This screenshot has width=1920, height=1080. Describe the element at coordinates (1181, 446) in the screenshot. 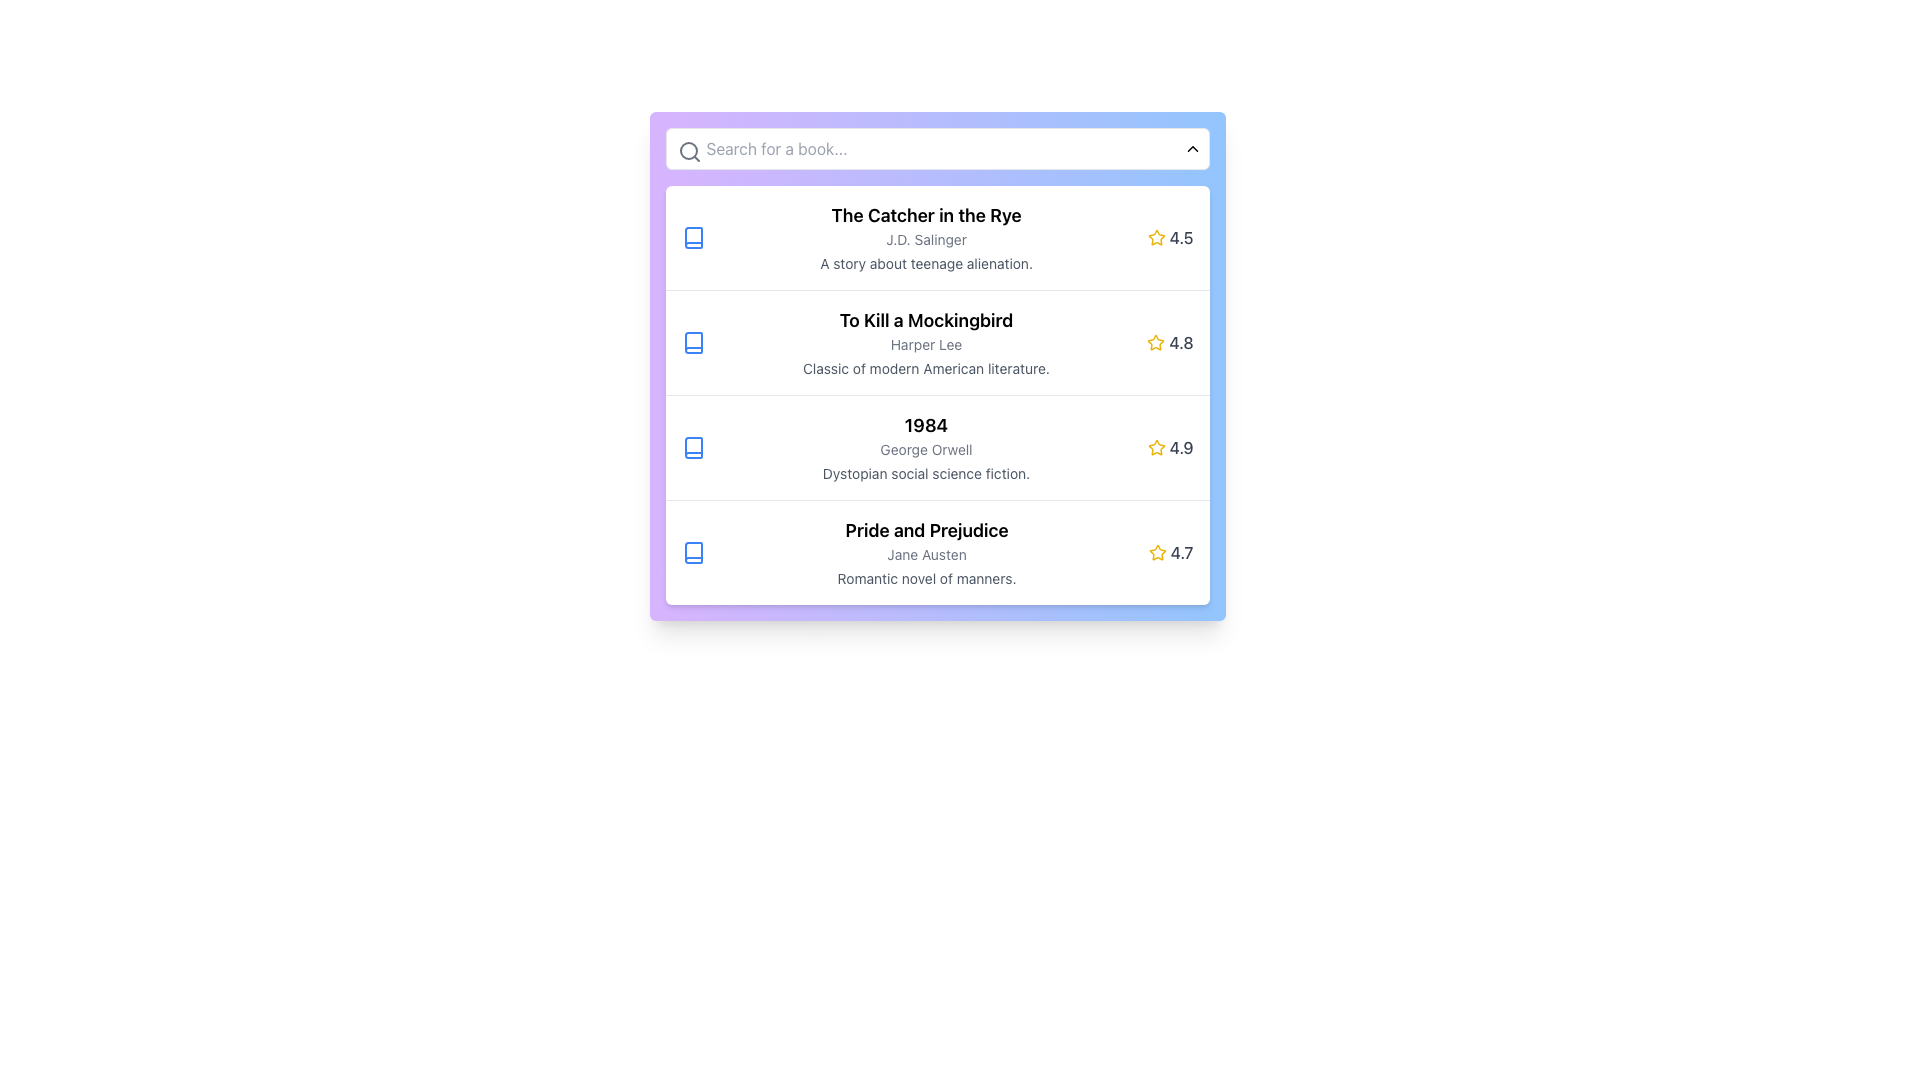

I see `the numerical rating score text for the book '1984', located in the bottom-right corner of its list item row, which is the third sibling element` at that location.